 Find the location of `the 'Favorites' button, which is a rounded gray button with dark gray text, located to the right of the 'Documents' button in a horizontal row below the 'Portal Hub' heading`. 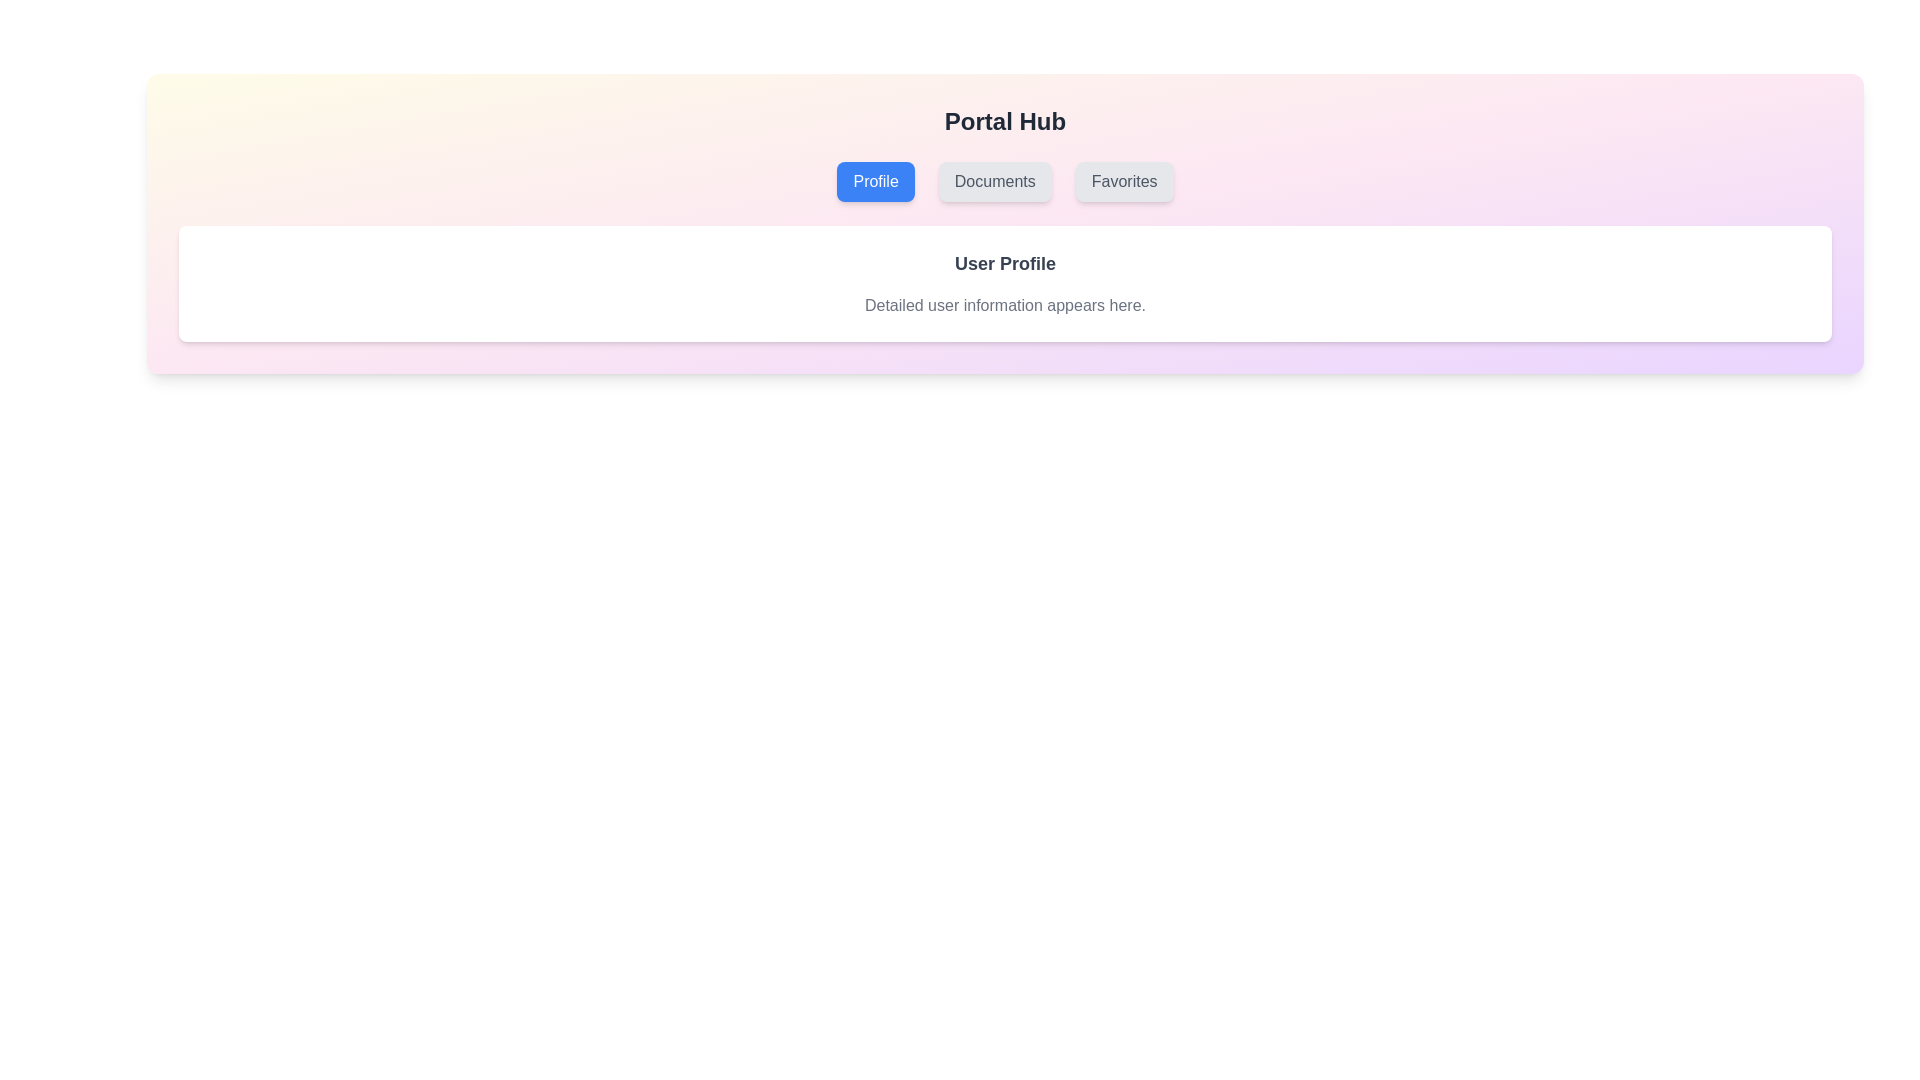

the 'Favorites' button, which is a rounded gray button with dark gray text, located to the right of the 'Documents' button in a horizontal row below the 'Portal Hub' heading is located at coordinates (1124, 181).